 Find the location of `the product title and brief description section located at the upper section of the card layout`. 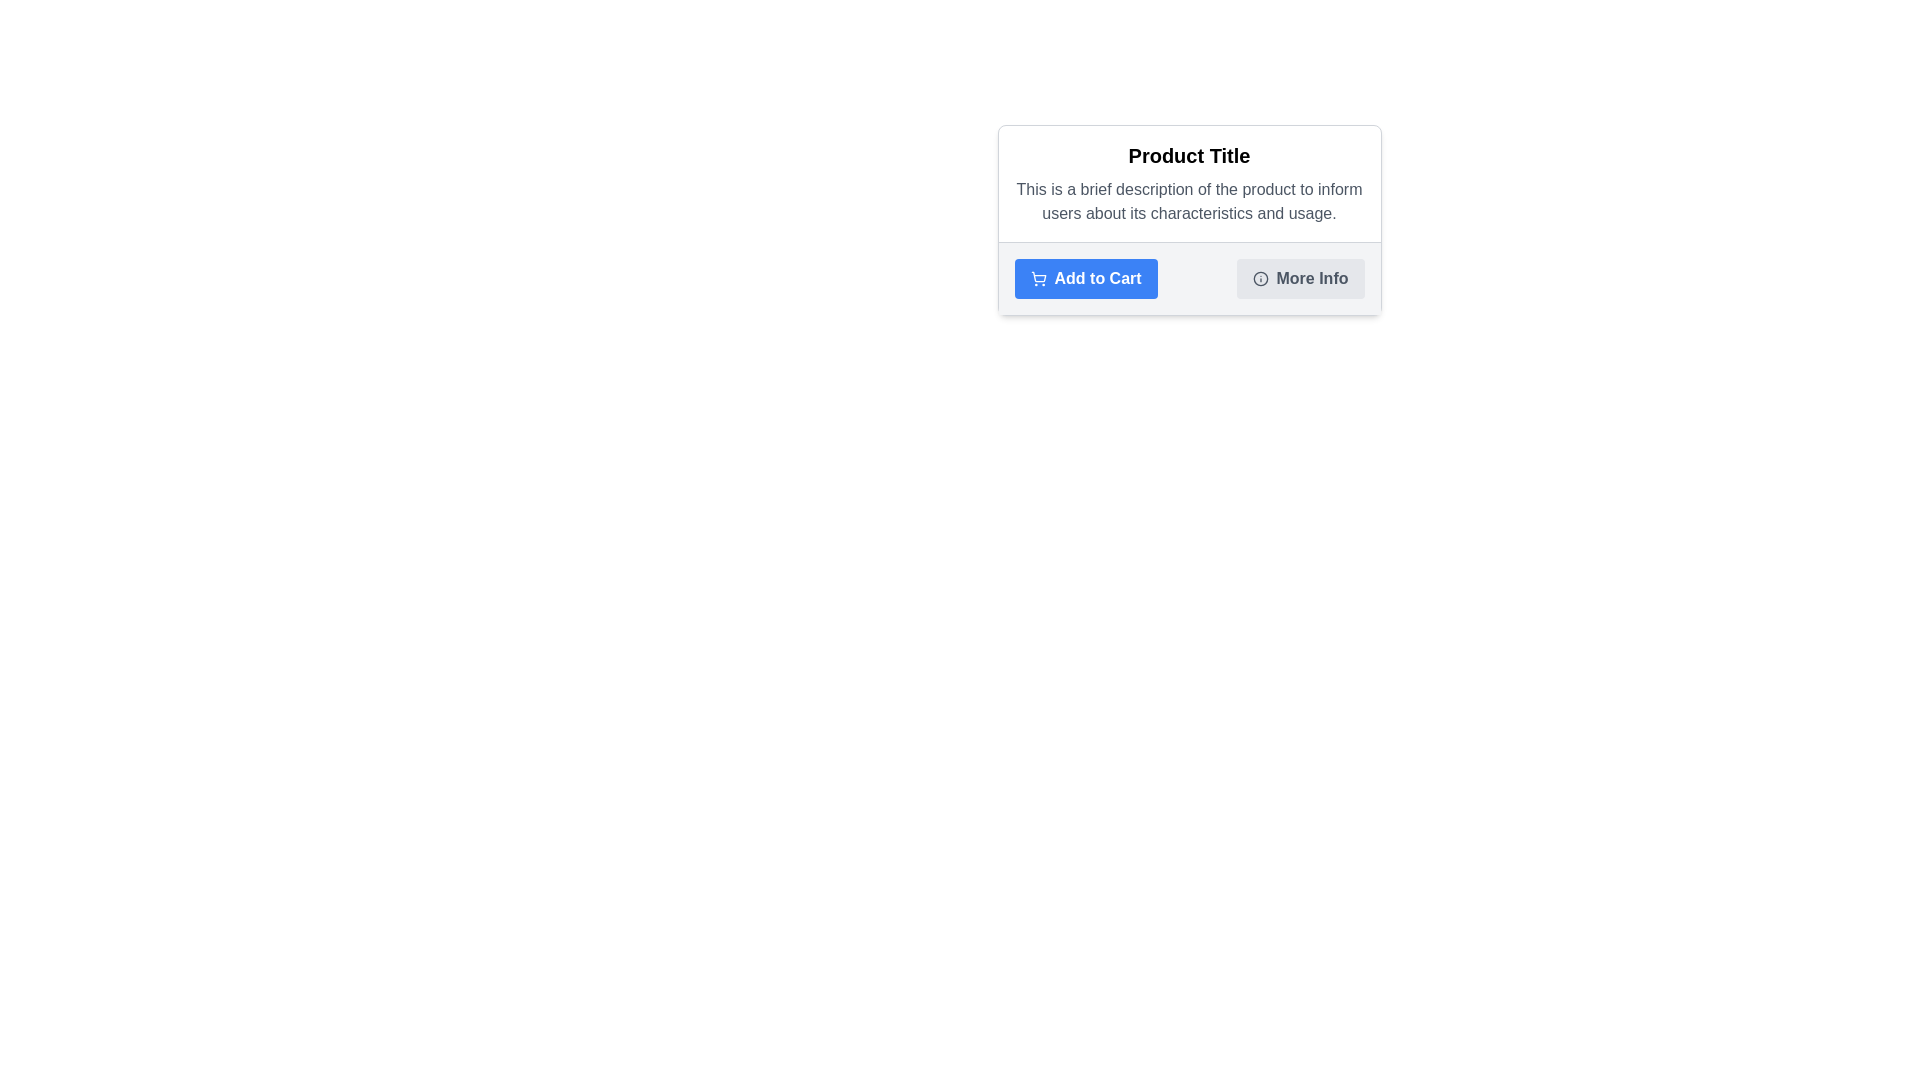

the product title and brief description section located at the upper section of the card layout is located at coordinates (1189, 184).